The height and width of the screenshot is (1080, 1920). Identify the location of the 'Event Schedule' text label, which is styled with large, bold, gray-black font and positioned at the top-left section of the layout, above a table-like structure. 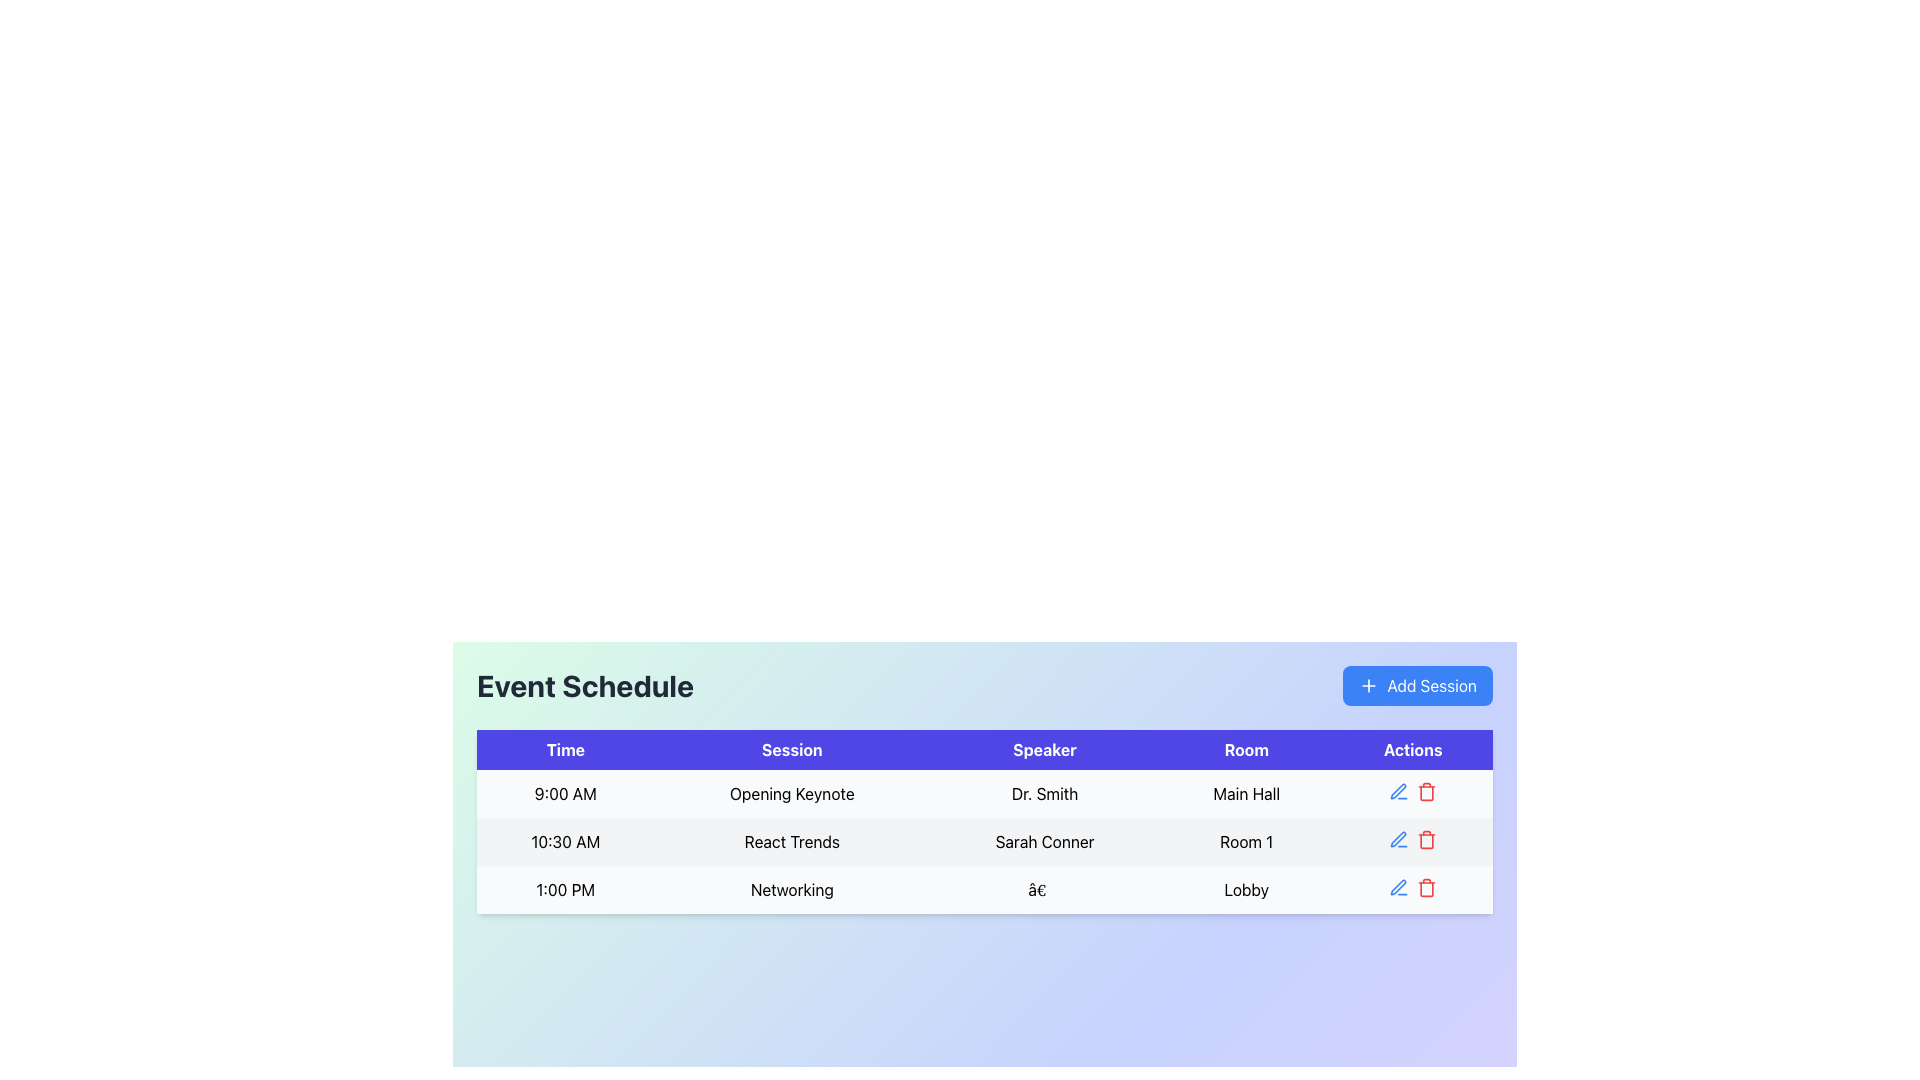
(584, 685).